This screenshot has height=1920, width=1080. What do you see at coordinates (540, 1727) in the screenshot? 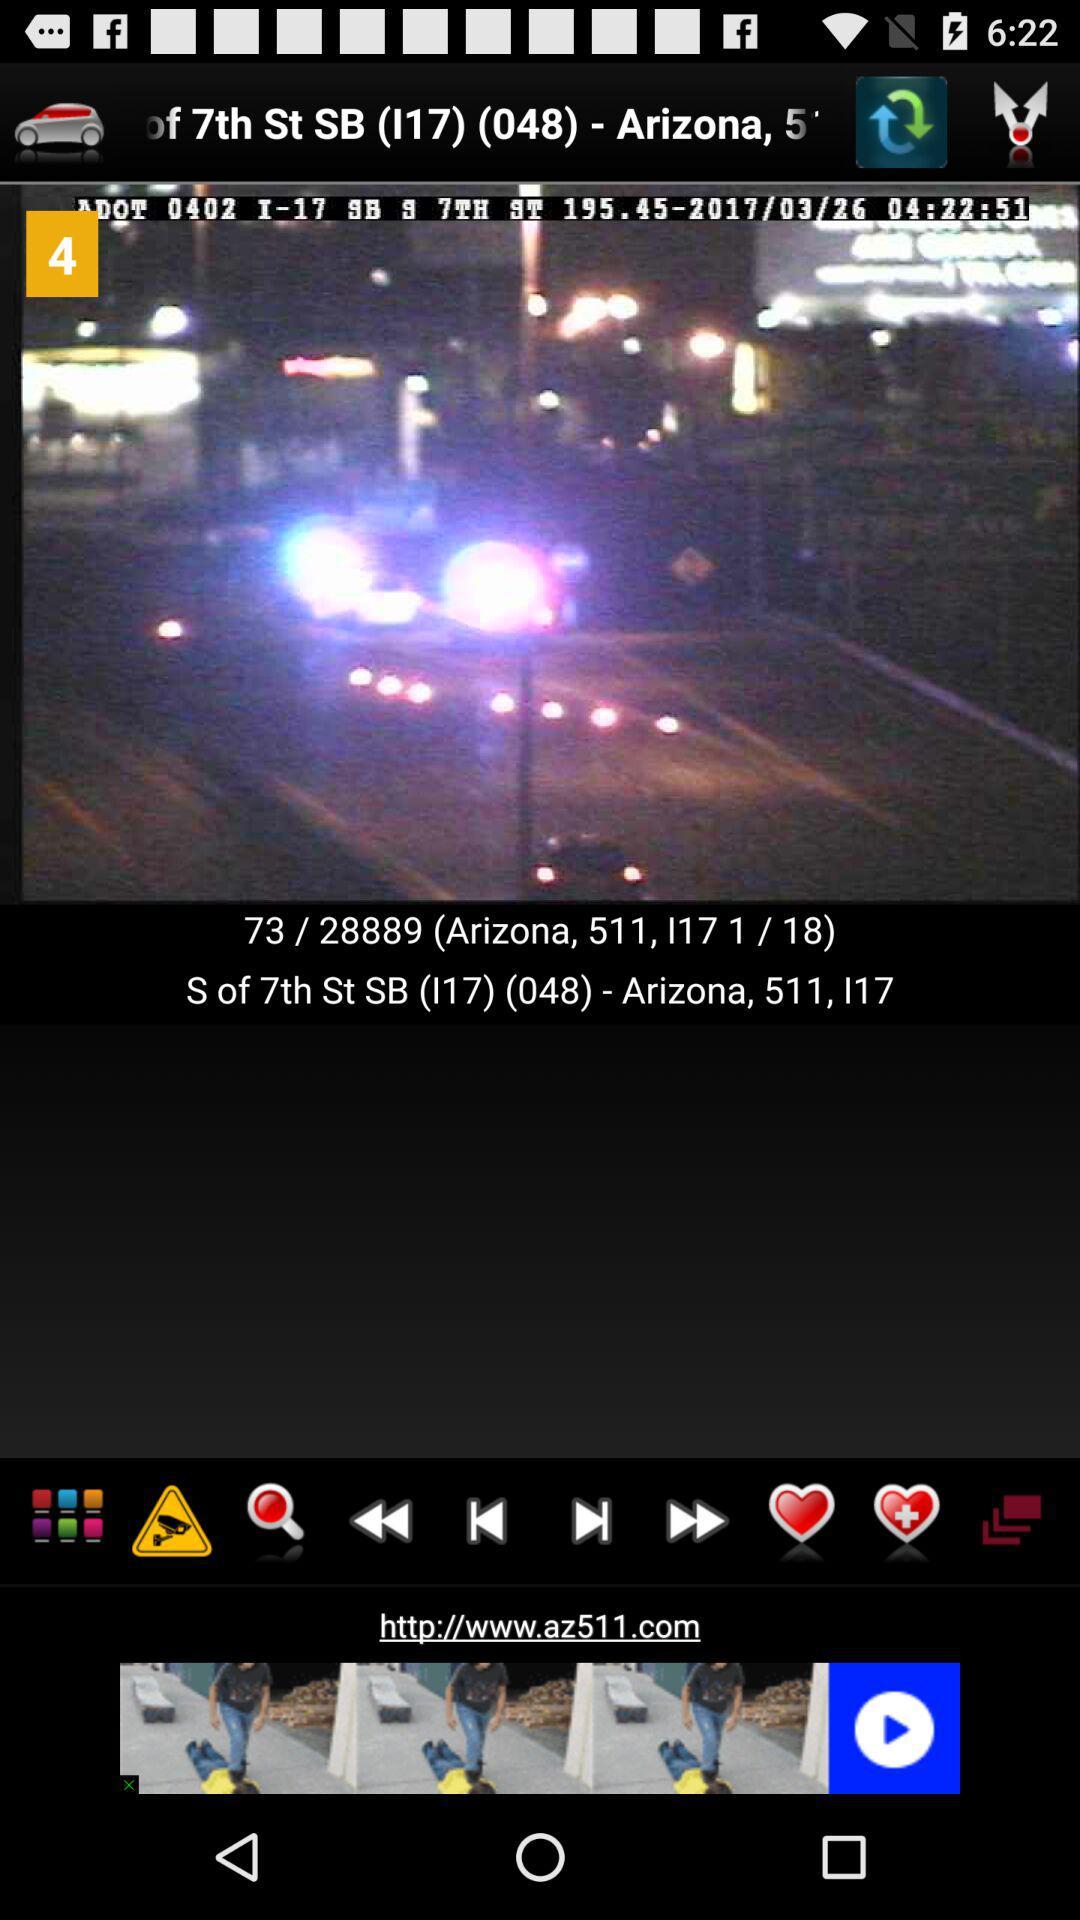
I see `open advertisement` at bounding box center [540, 1727].